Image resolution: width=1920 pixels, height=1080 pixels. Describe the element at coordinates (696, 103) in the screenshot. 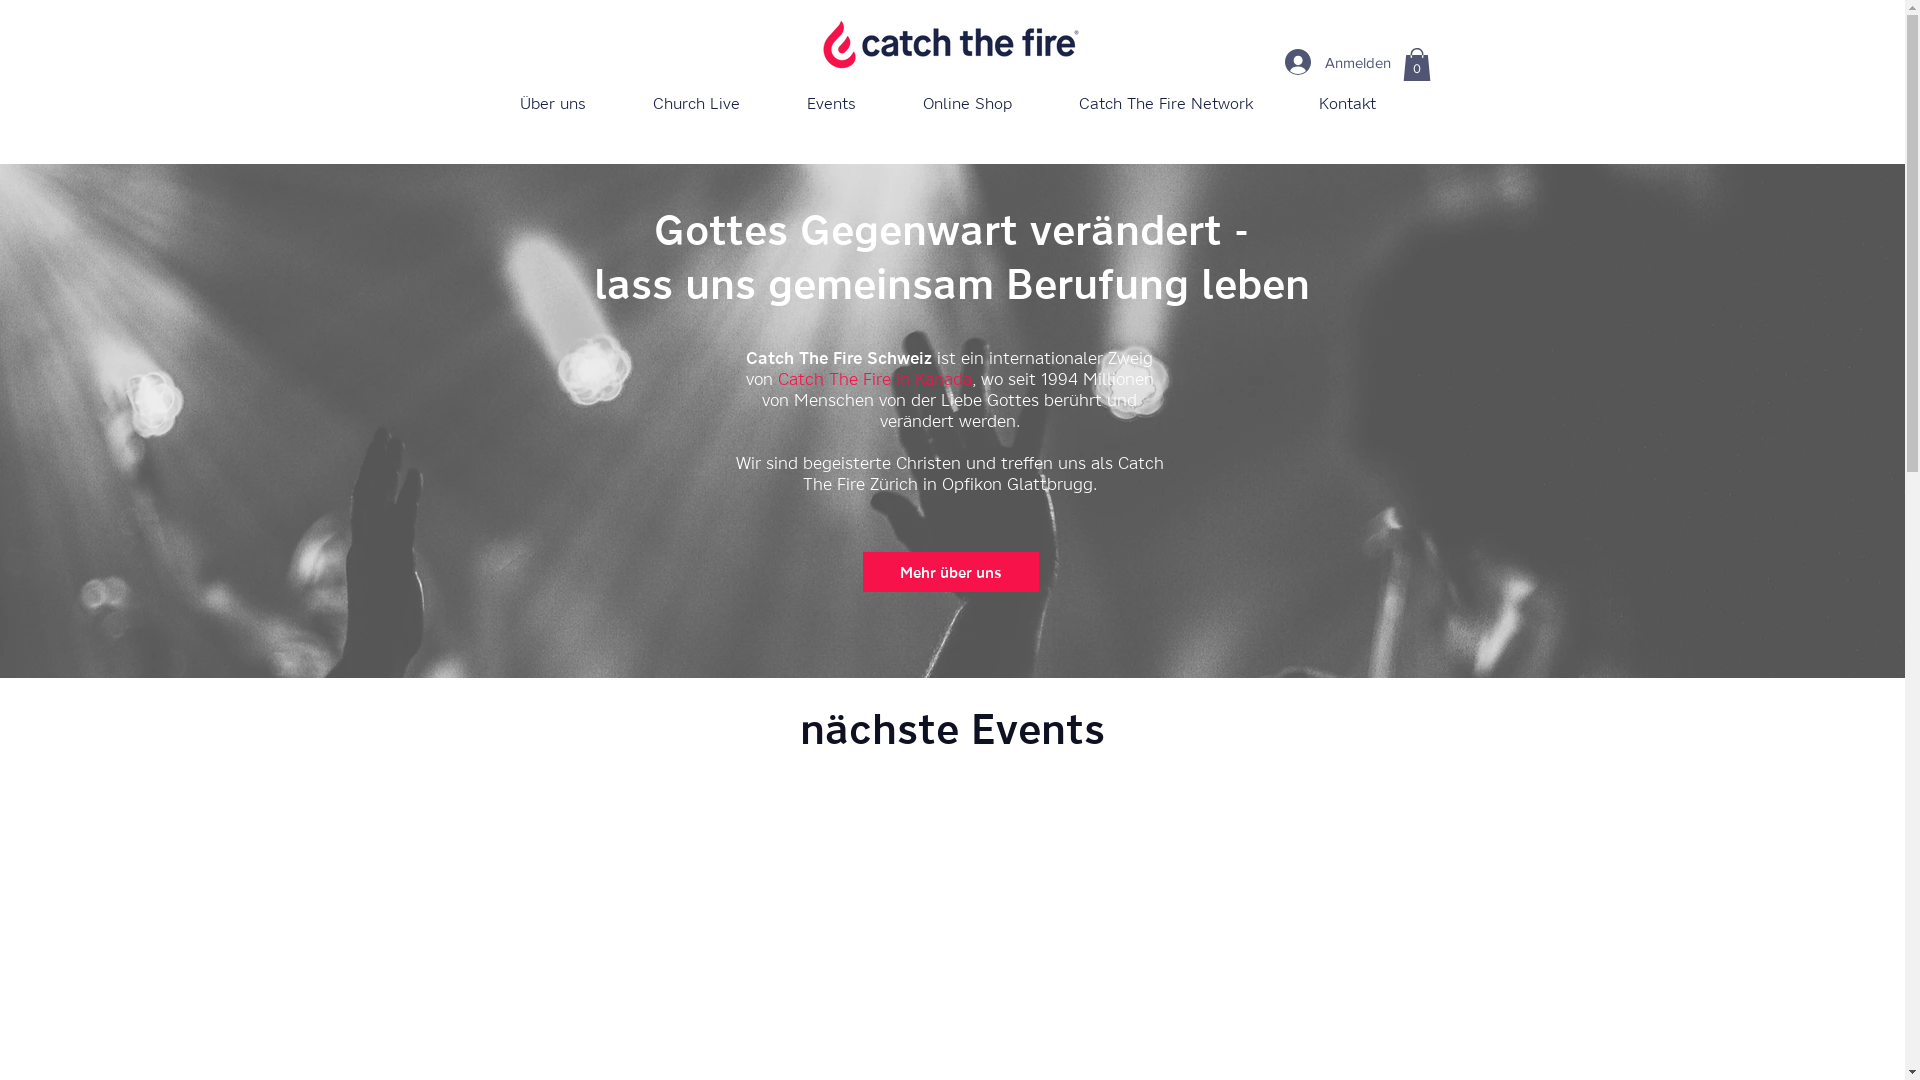

I see `'Church Live'` at that location.